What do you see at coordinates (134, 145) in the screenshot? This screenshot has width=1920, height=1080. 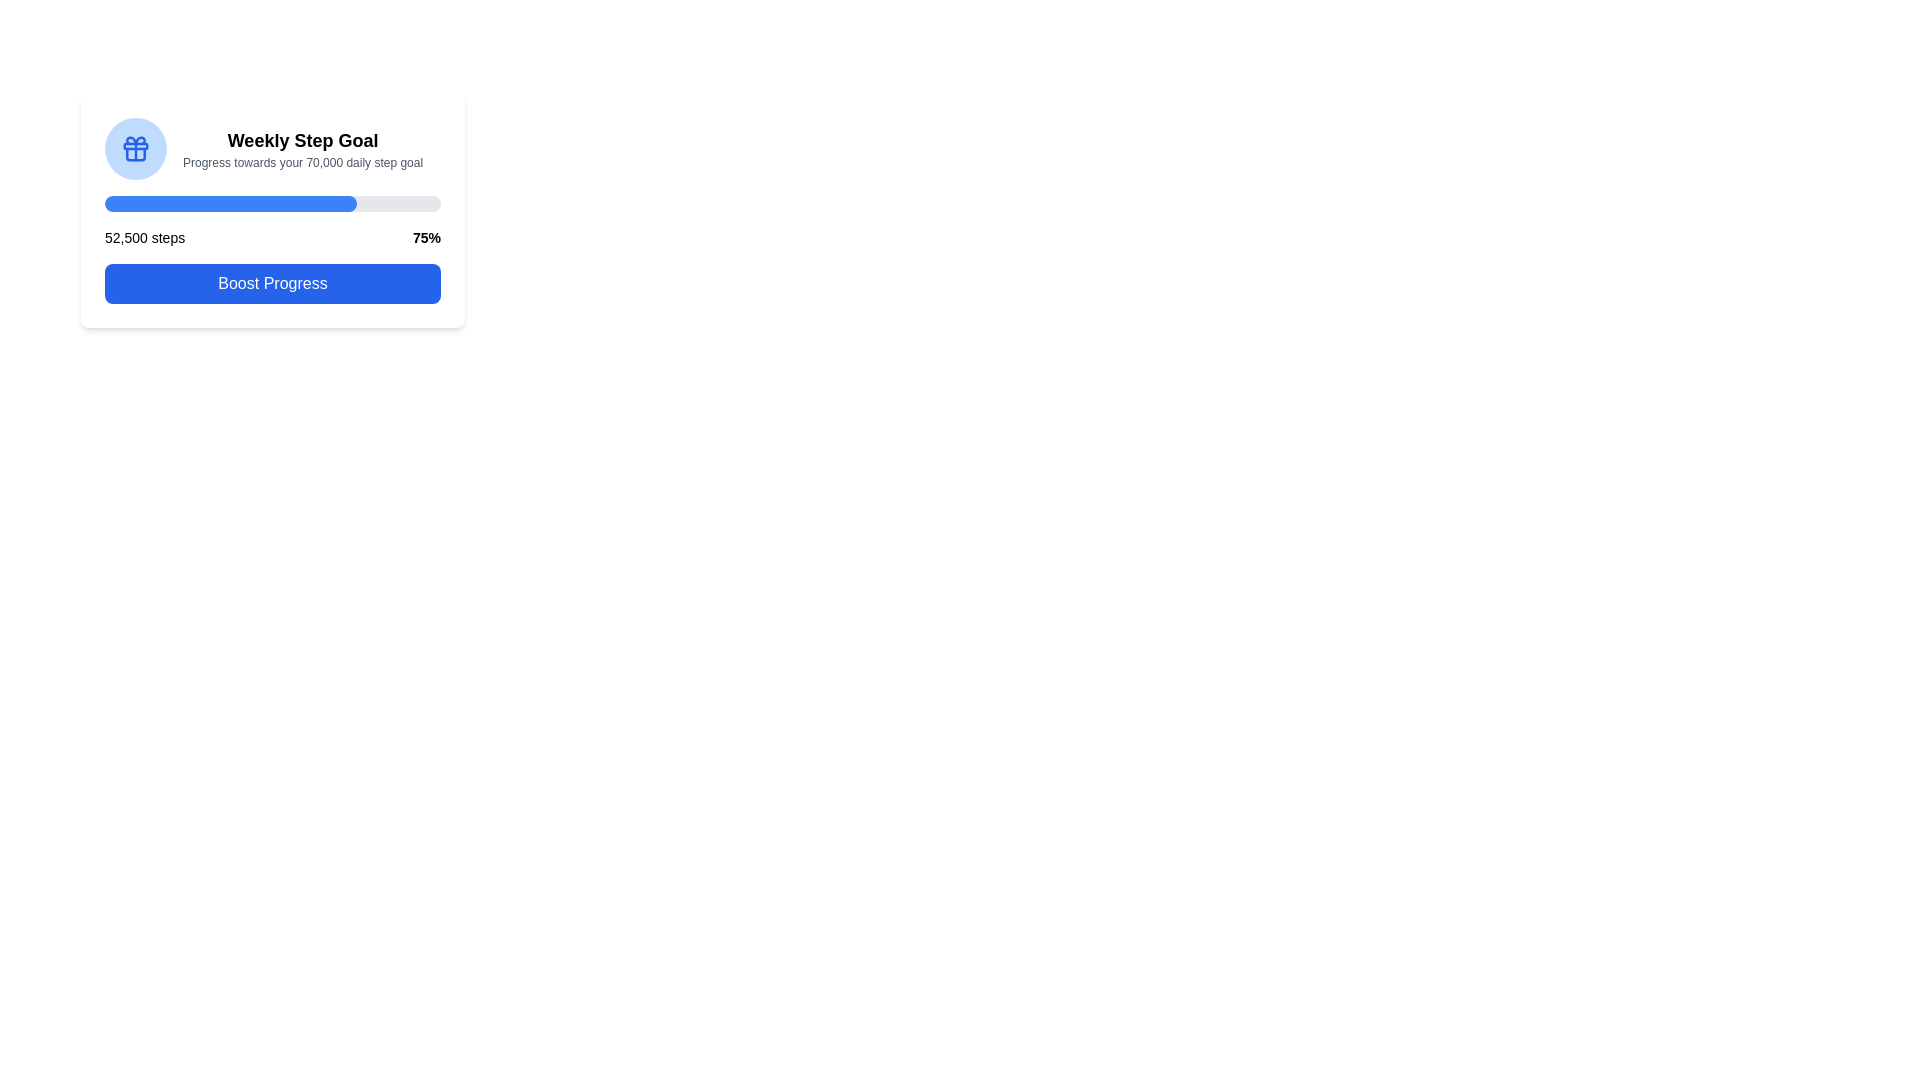 I see `the decorative graphical component styled as a horizontal bar with rounded ends, located within the gift box icon` at bounding box center [134, 145].